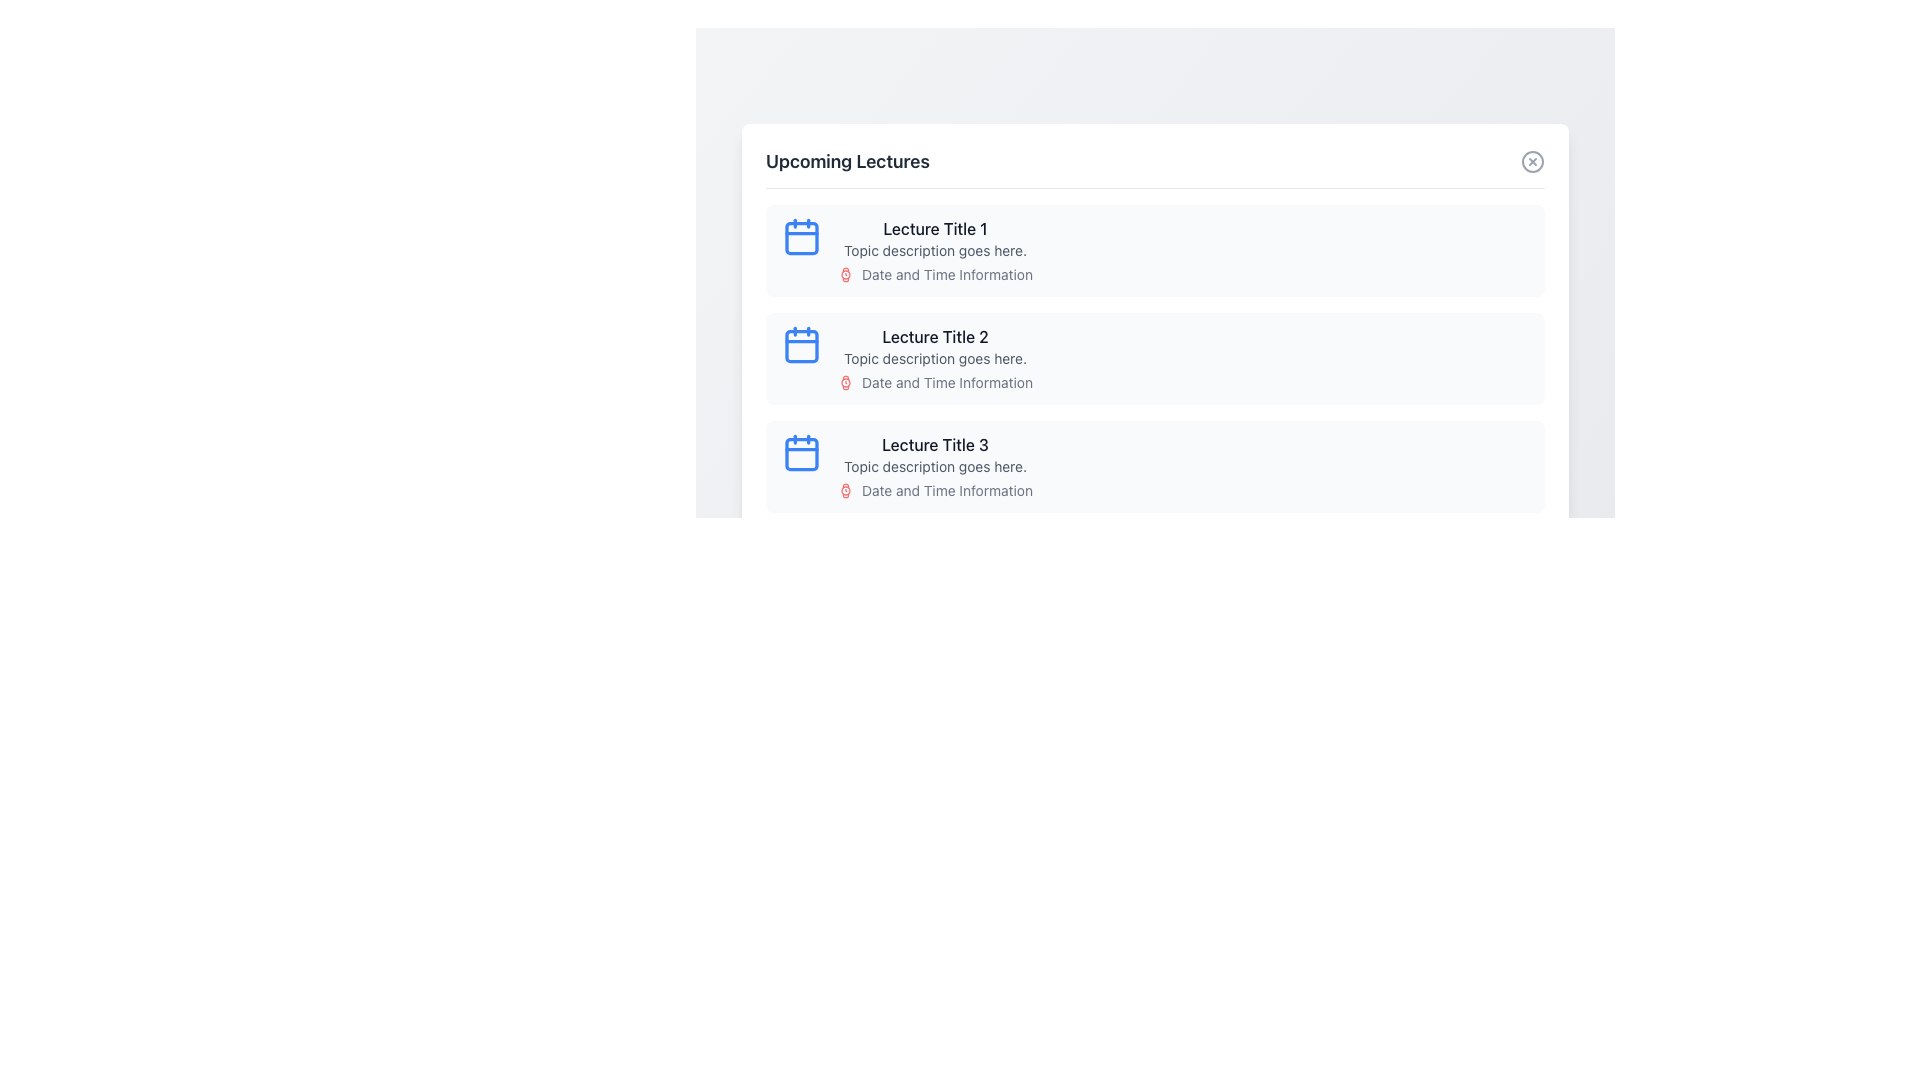 This screenshot has width=1920, height=1080. What do you see at coordinates (934, 274) in the screenshot?
I see `the static text label 'Date and Time Information' with a red clock icon, positioned below the topic description and aligned with the date and time section in the first lecture row` at bounding box center [934, 274].